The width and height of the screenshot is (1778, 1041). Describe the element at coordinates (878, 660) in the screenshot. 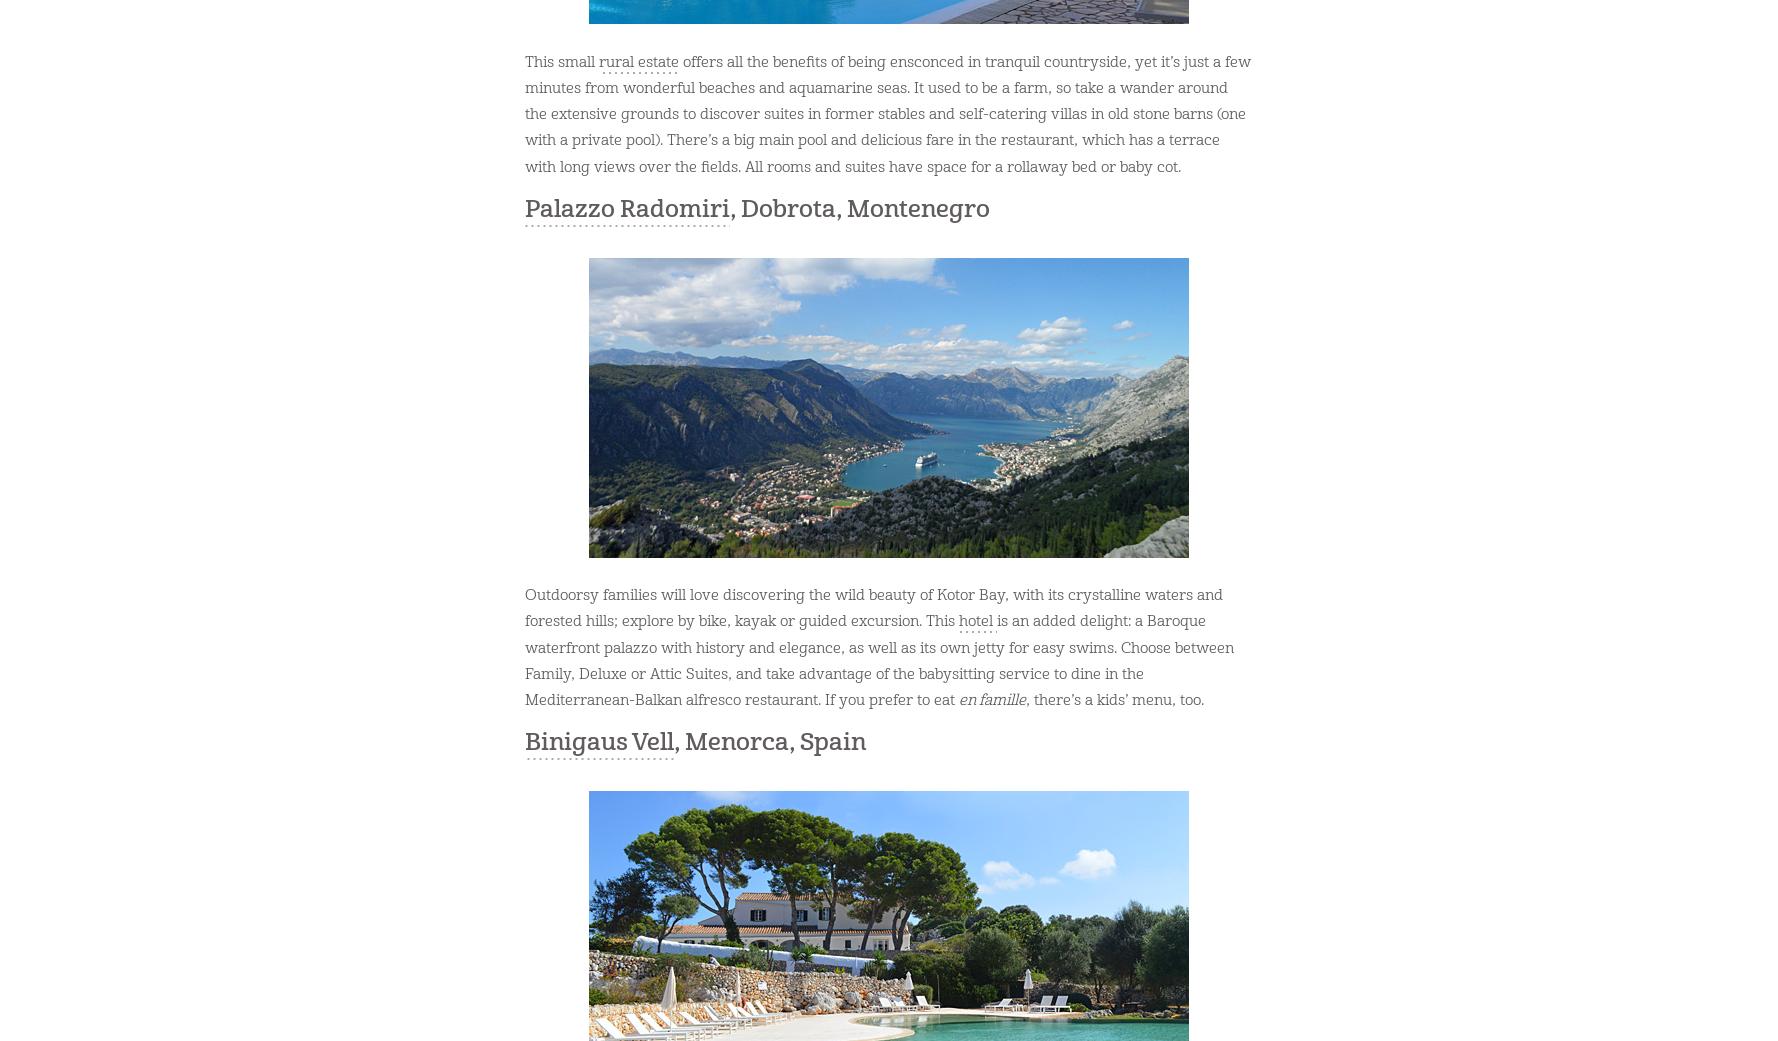

I see `'is an added delight: a Baroque waterfront palazzo with history and elegance, as well as its own jetty for easy swims. Choose between Family, Deluxe or Attic Suites, and take advantage of the babysitting service to dine in the Mediterranean-Balkan alfresco restaurant. If you prefer to eat'` at that location.